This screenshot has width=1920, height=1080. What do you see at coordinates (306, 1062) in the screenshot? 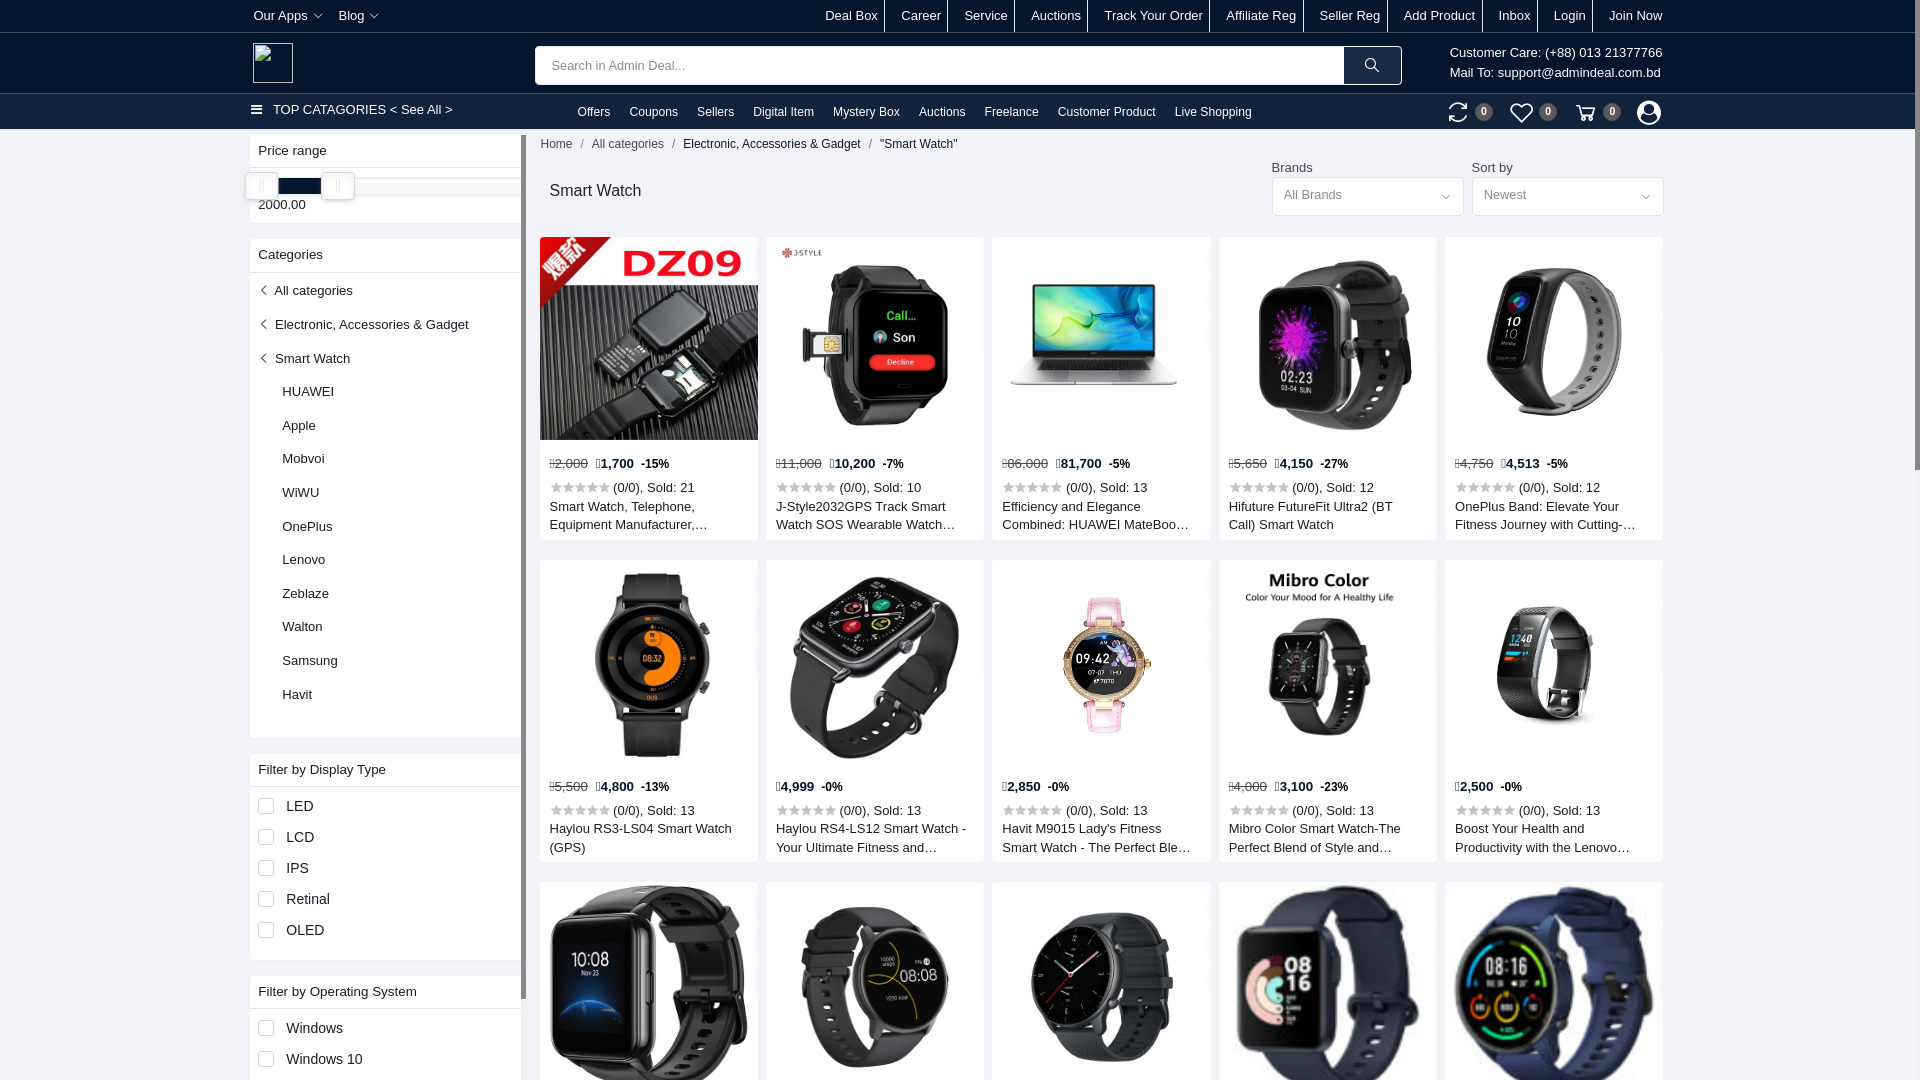
I see `'Fire Boltt'` at bounding box center [306, 1062].